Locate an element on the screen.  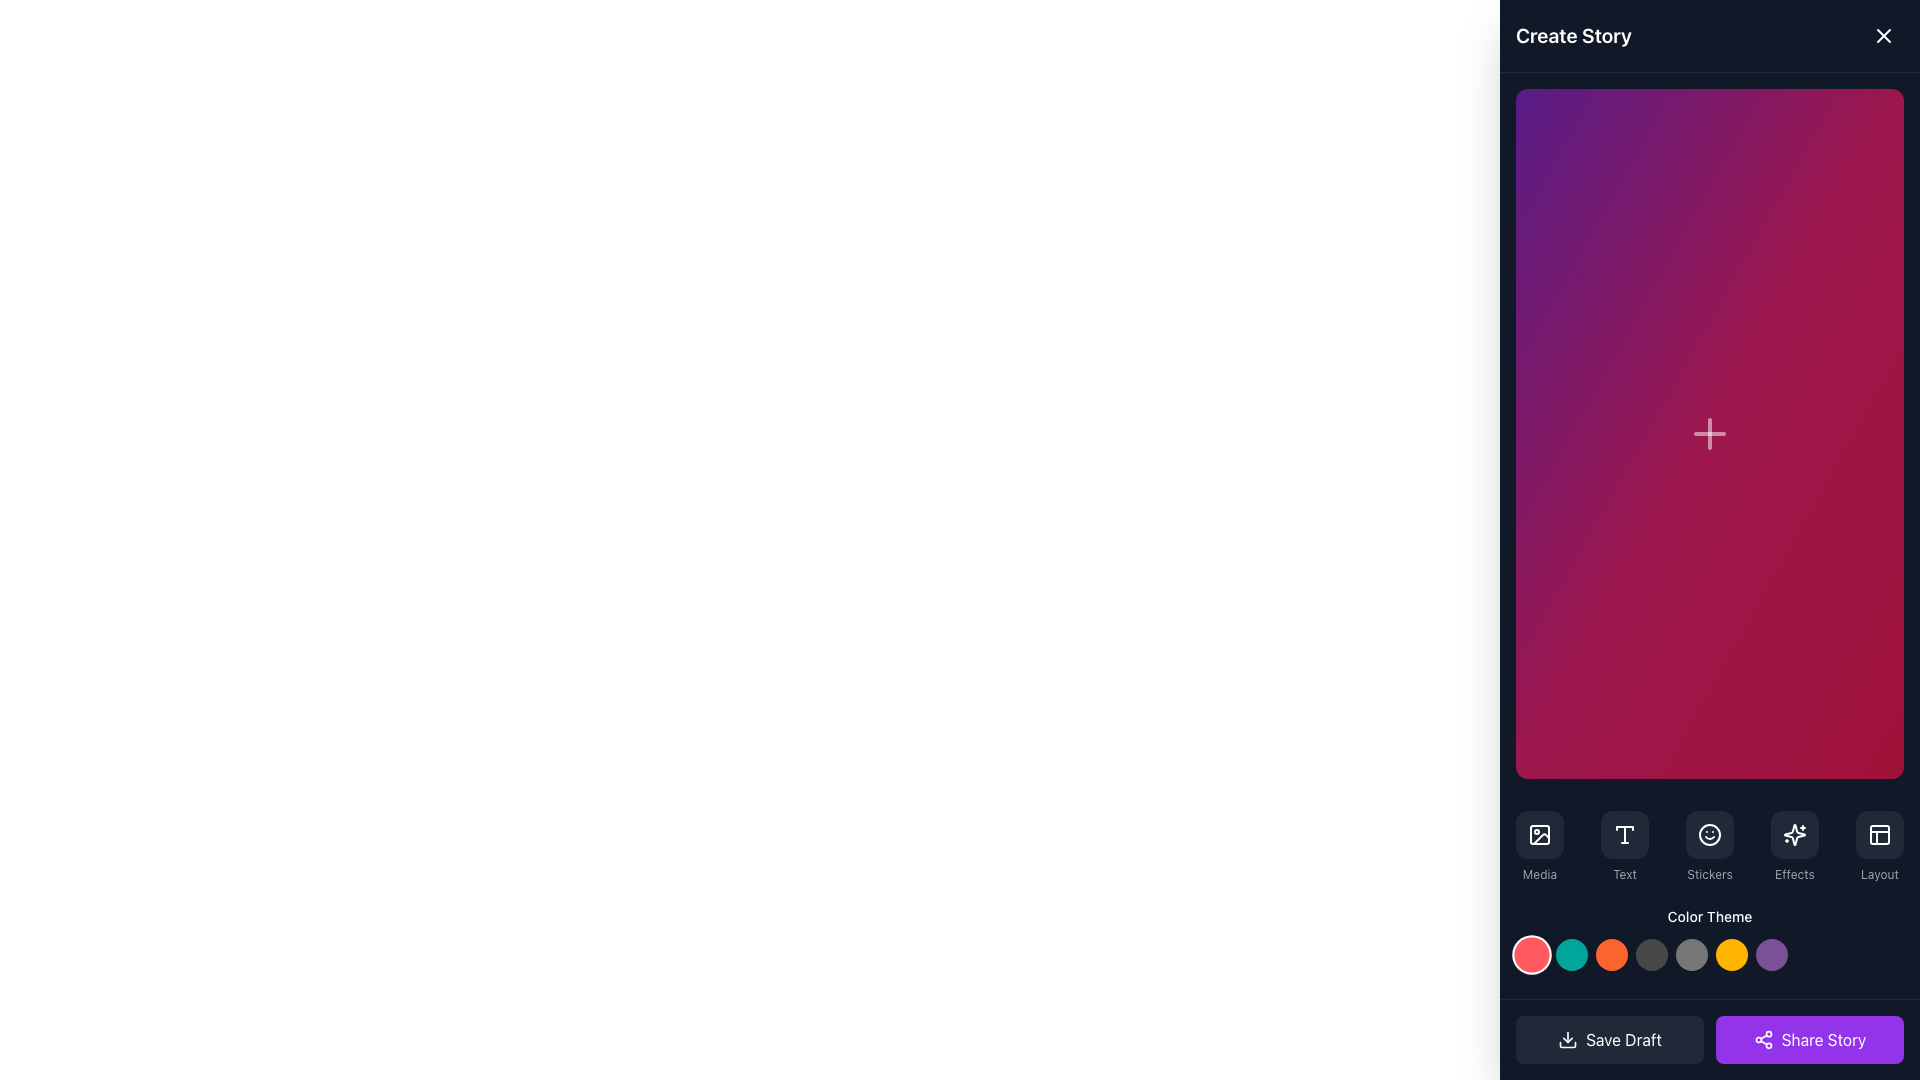
the seventh circular button with a purple solid color in the 'Color Theme' section is located at coordinates (1771, 952).